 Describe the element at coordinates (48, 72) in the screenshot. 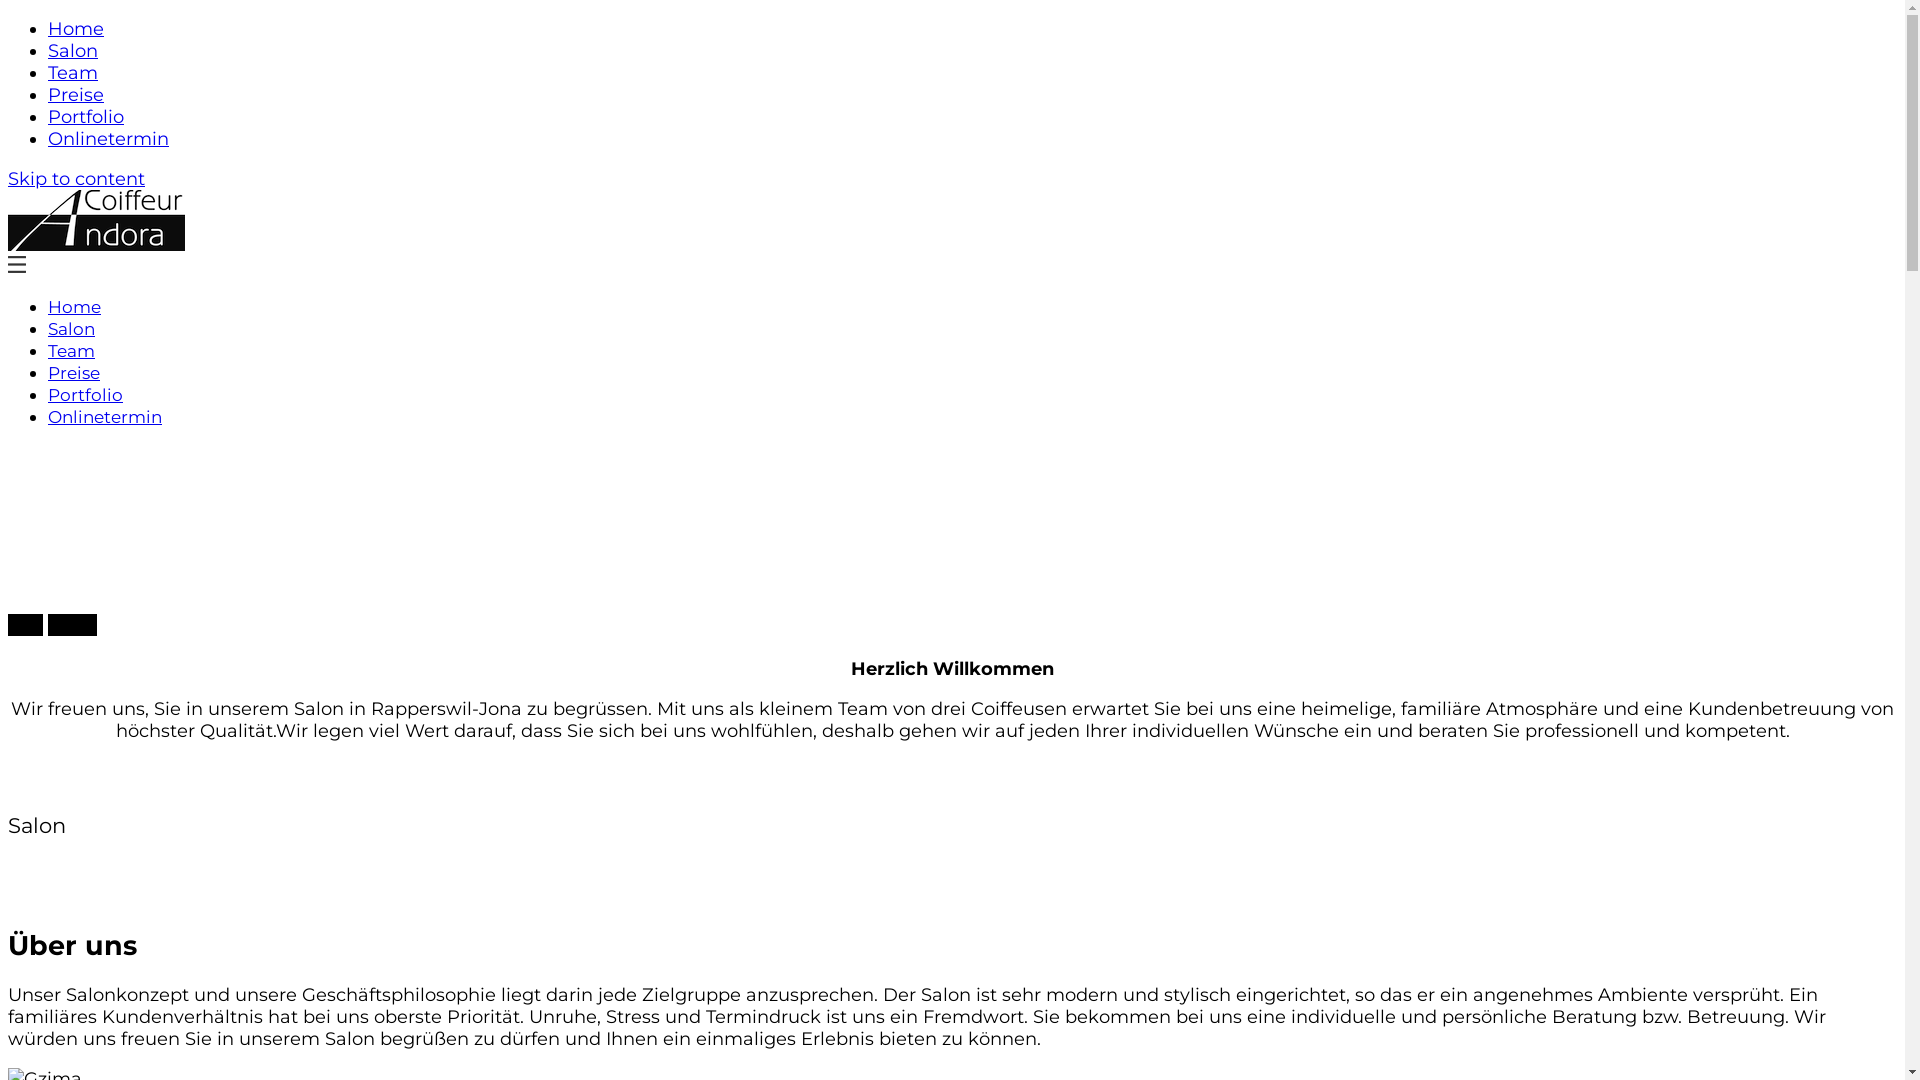

I see `'Team'` at that location.